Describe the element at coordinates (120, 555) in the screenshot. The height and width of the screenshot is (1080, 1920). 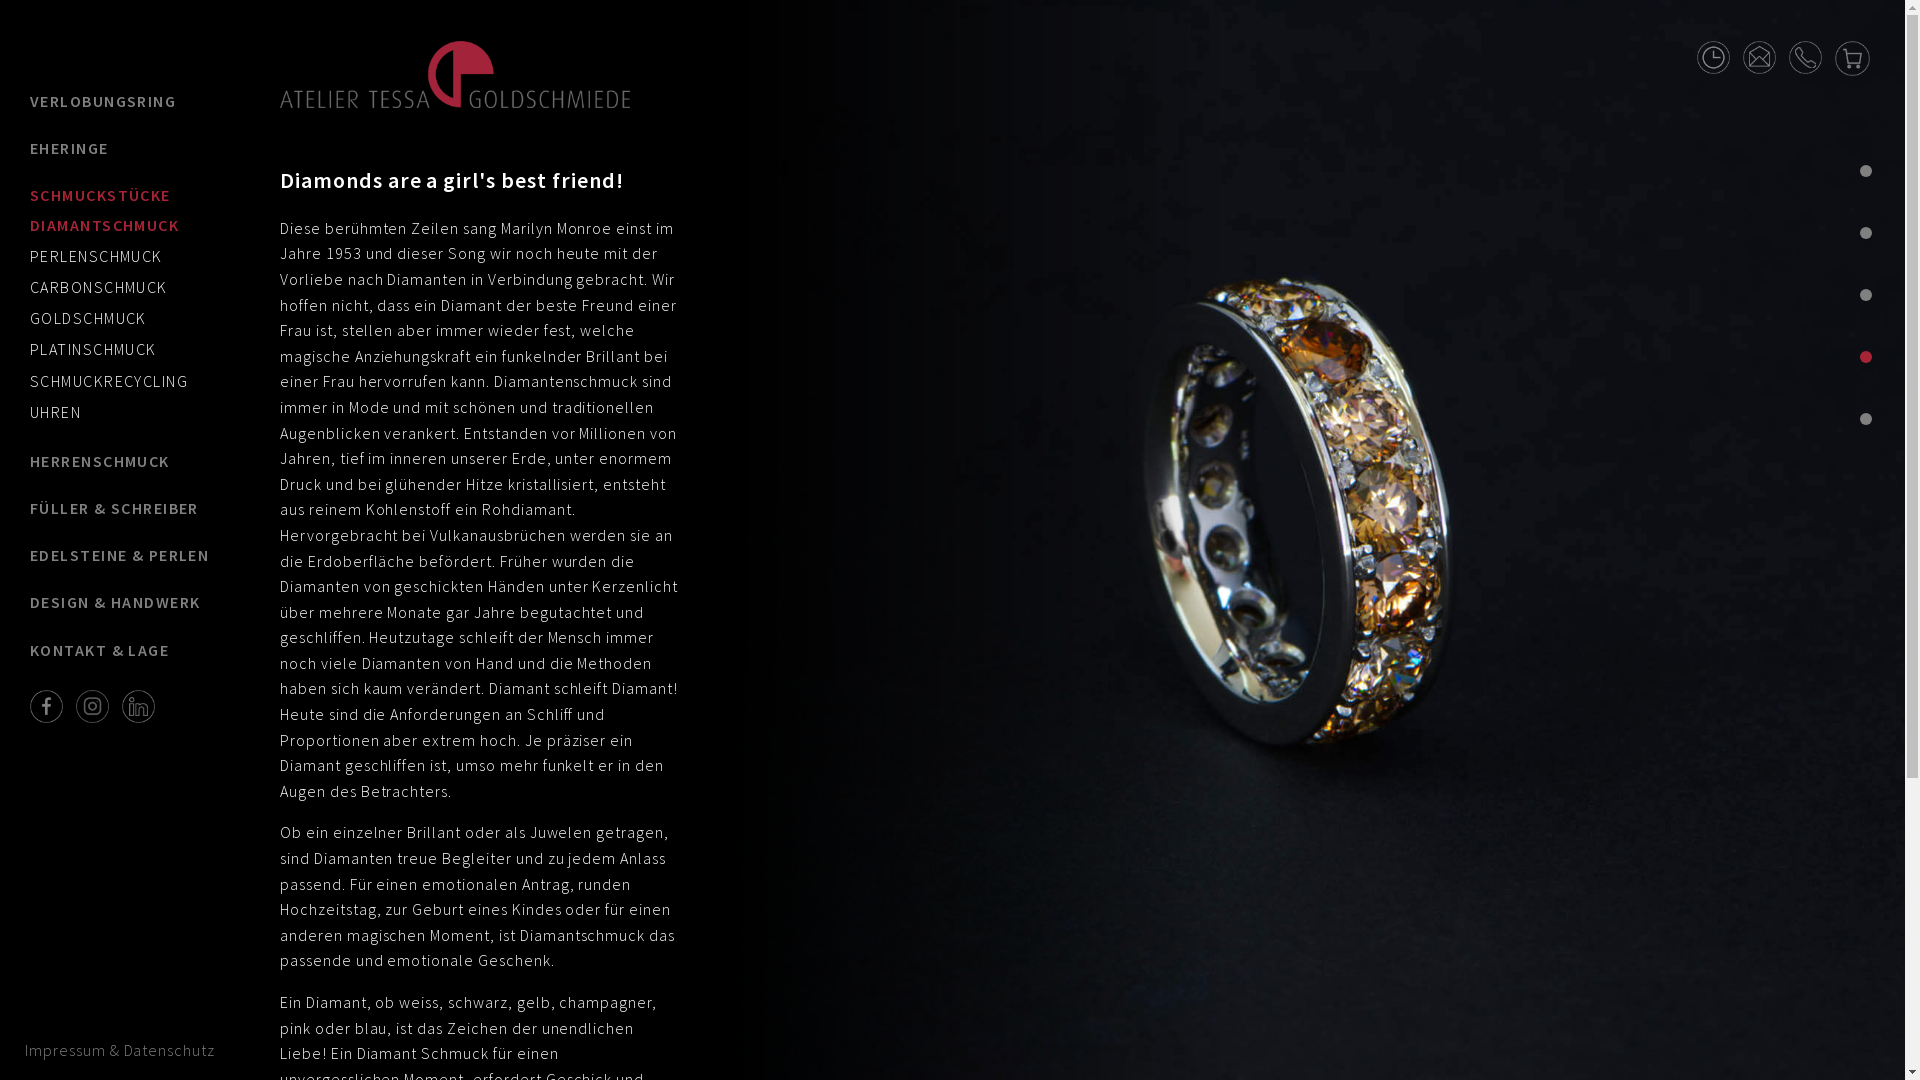
I see `'EDELSTEINE & PERLEN'` at that location.